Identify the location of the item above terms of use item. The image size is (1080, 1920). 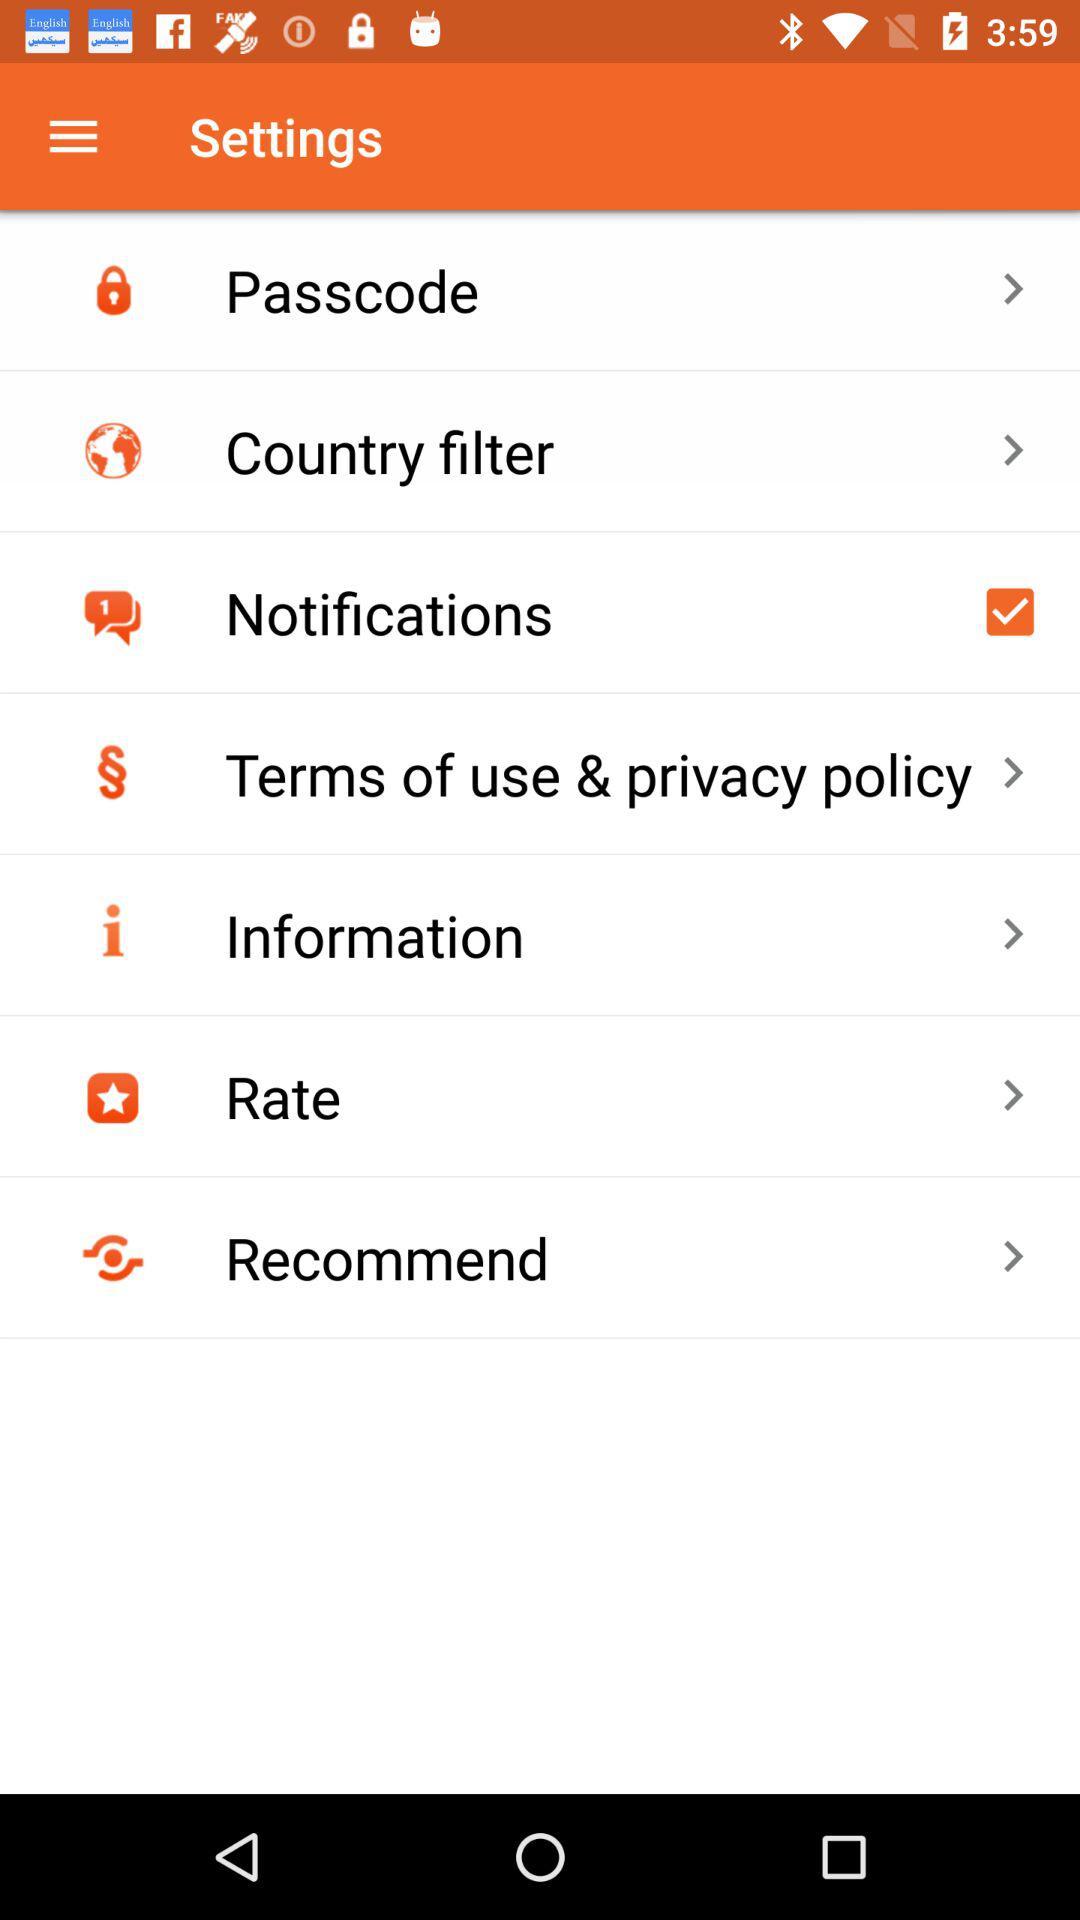
(611, 611).